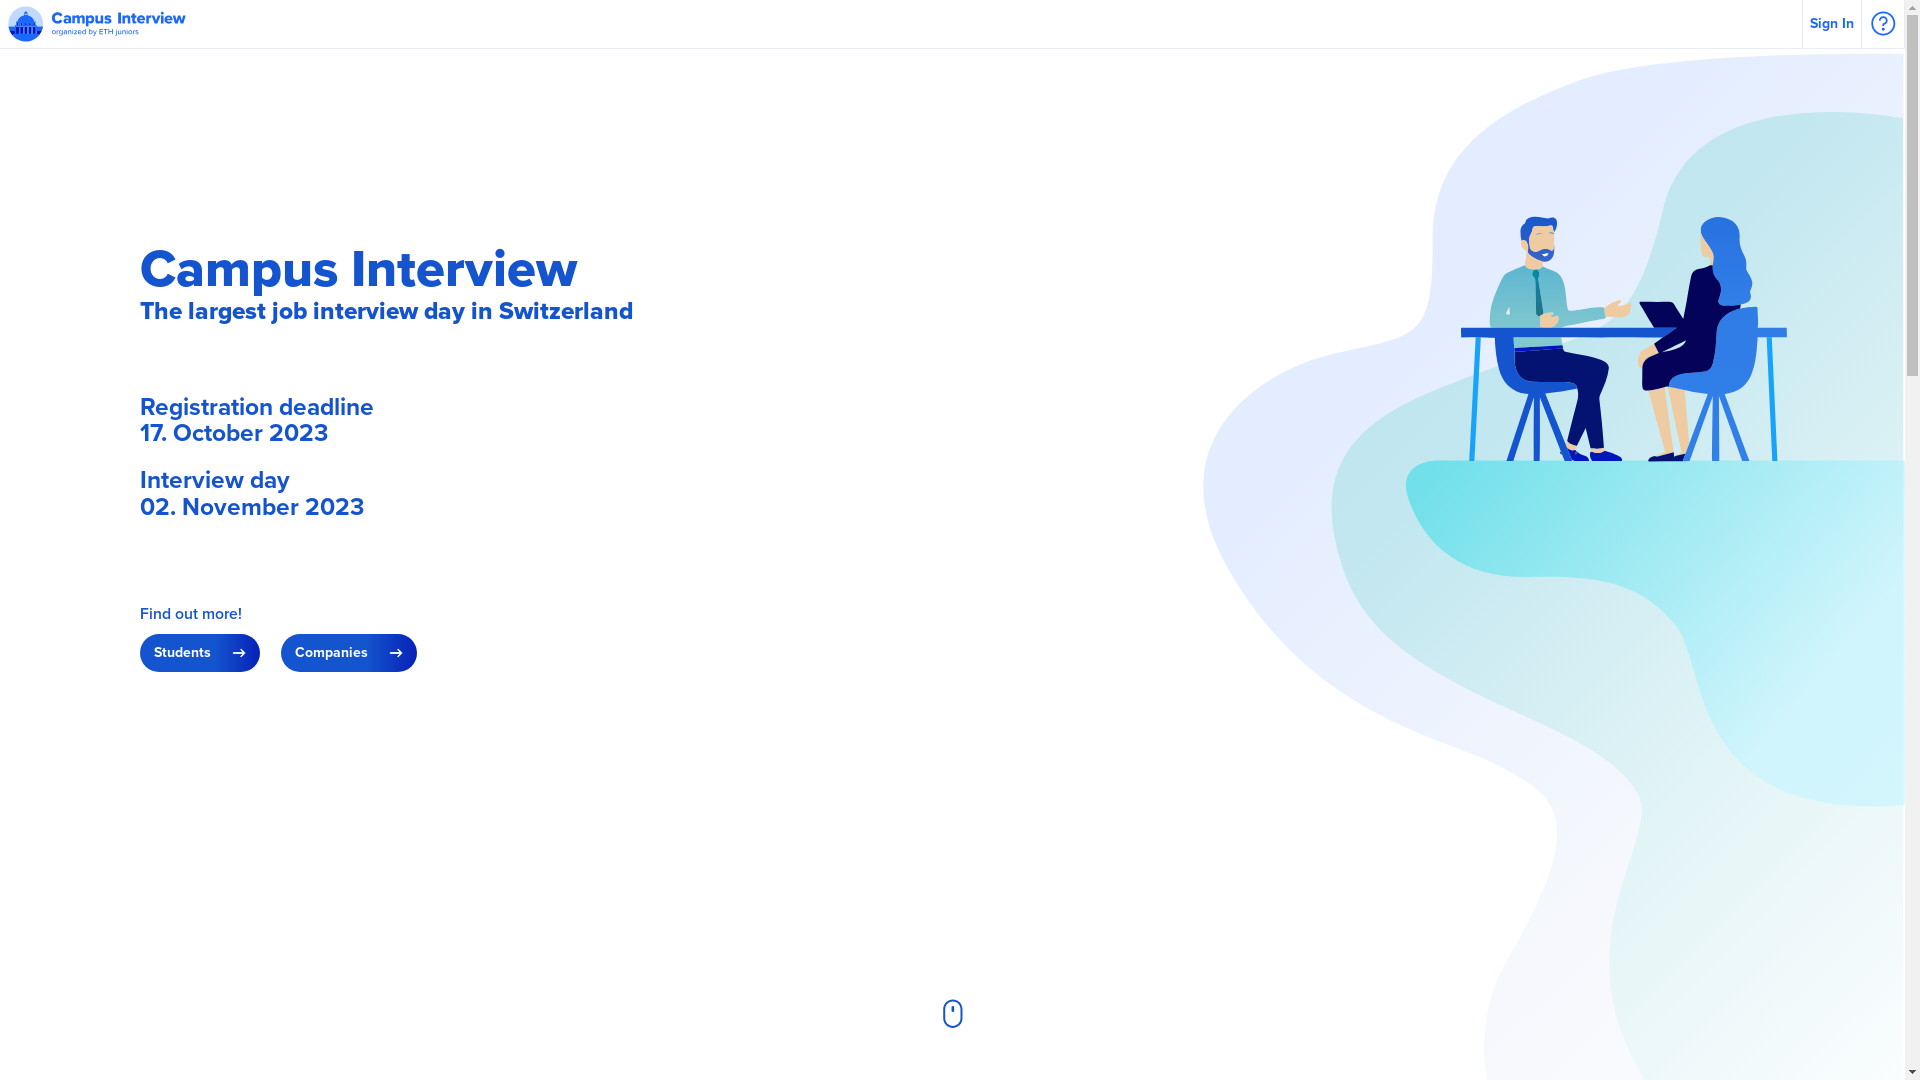 The height and width of the screenshot is (1080, 1920). Describe the element at coordinates (1832, 23) in the screenshot. I see `'Sign In'` at that location.